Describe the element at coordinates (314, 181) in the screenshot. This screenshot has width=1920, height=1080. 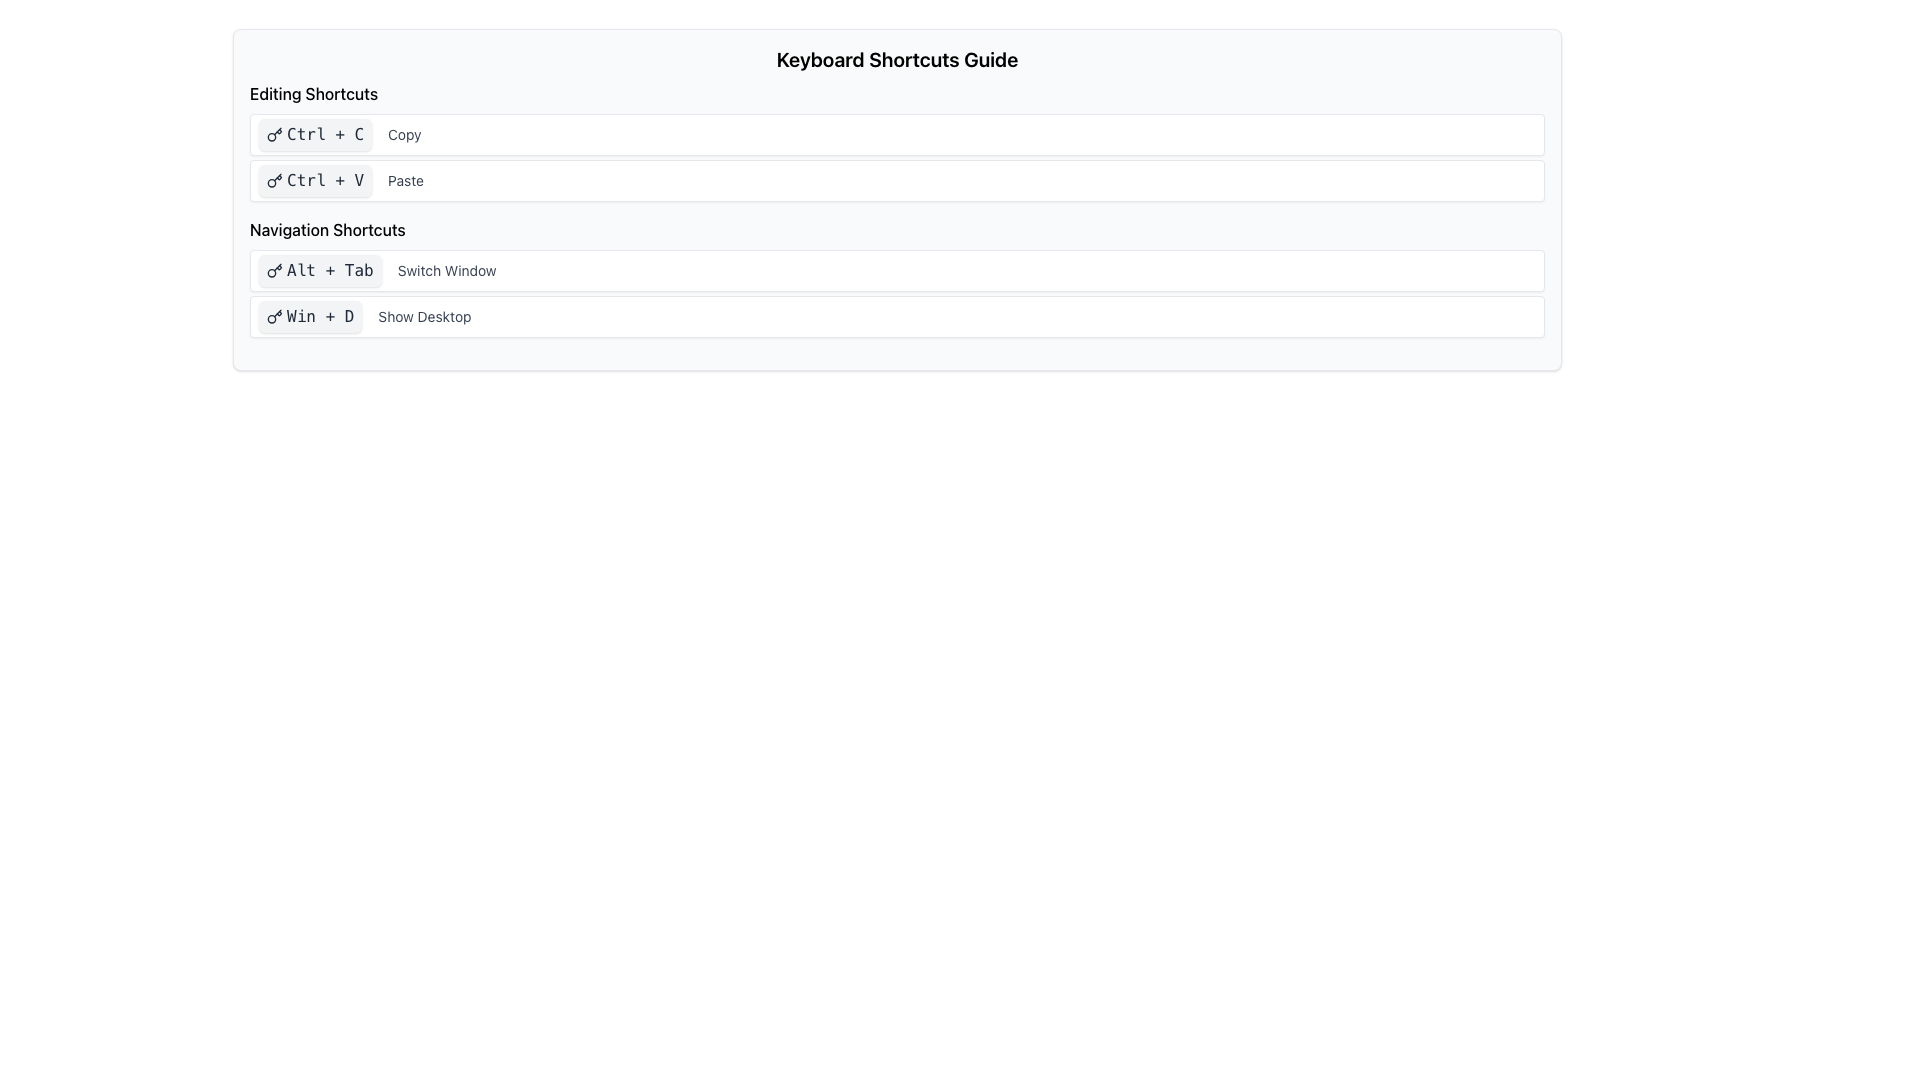
I see `the Keyboard Shortcut Indicator displaying 'Ctrl + V' for the Paste command, located in the Editing Shortcuts section as the second element` at that location.